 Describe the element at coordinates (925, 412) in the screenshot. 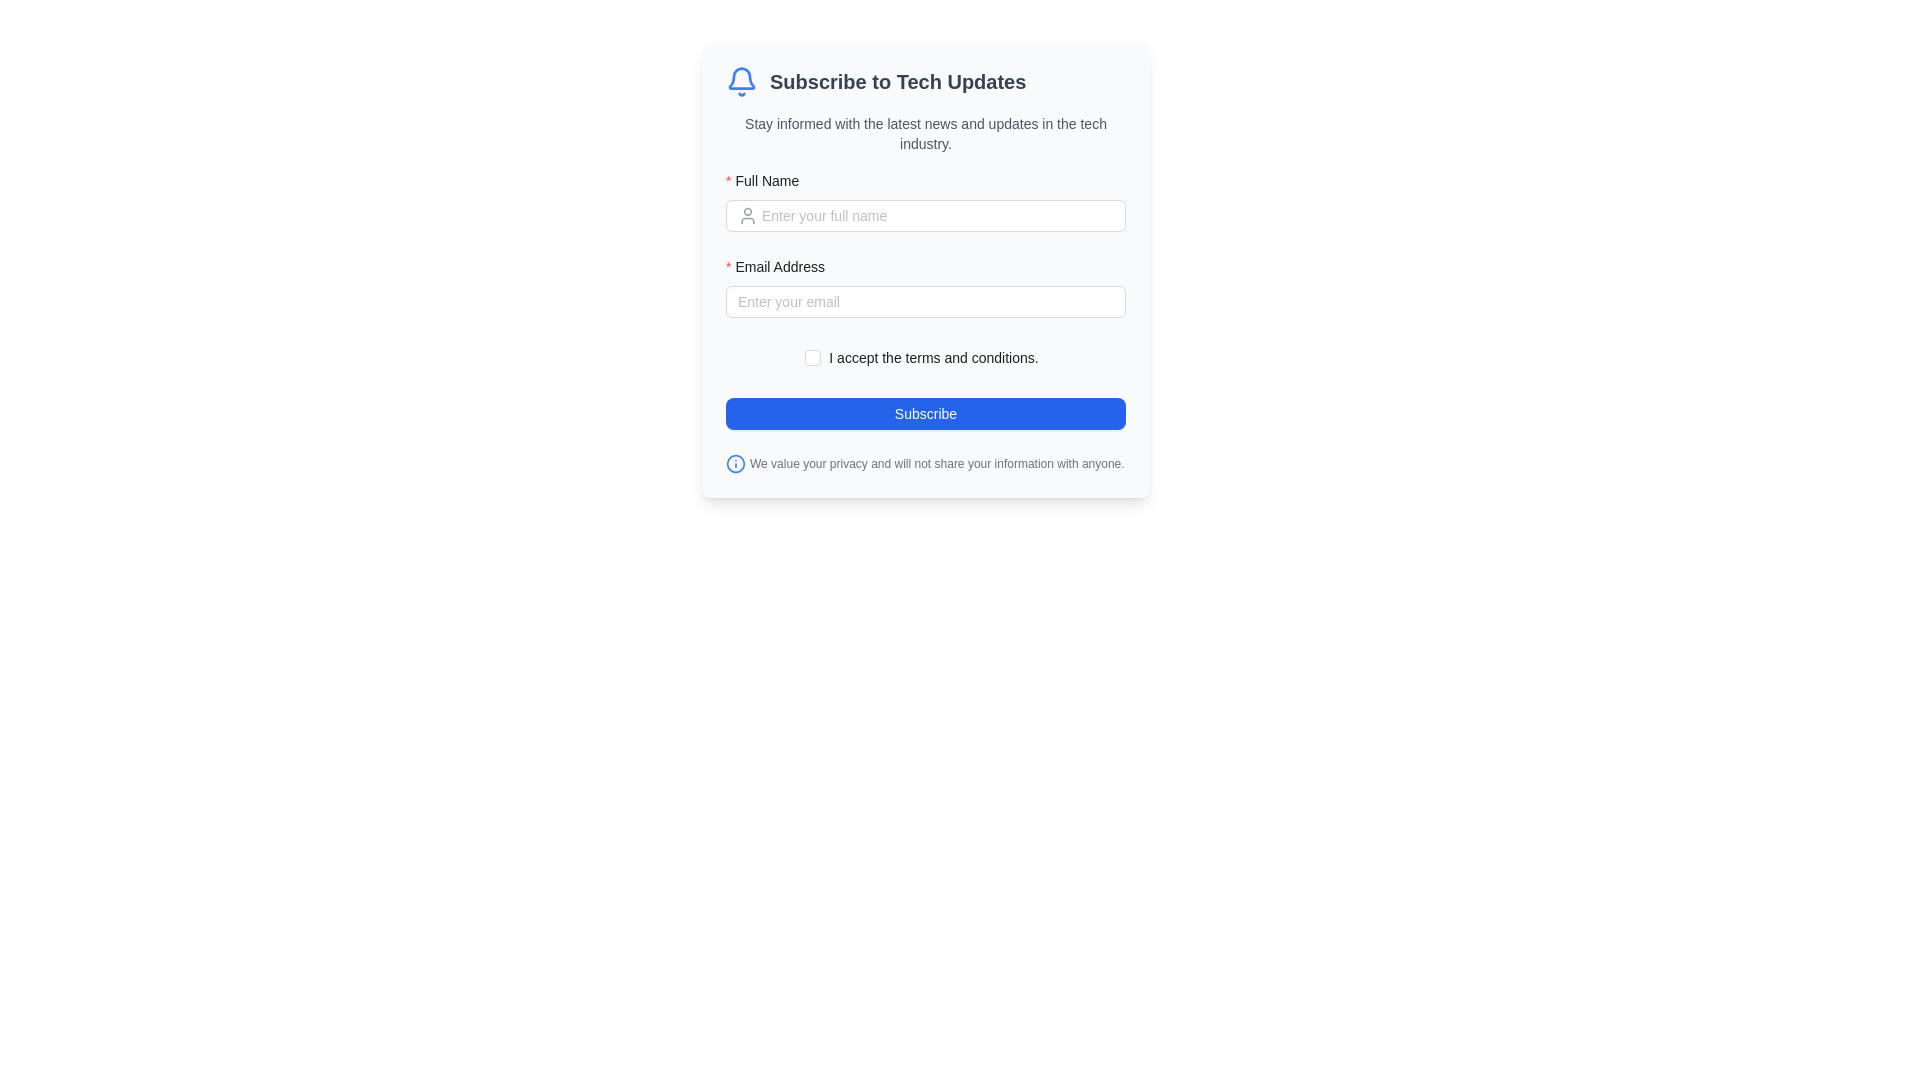

I see `the submit button located below the 'I accept the terms and conditions.' checkbox in the 'Subscribe to Tech Updates' form` at that location.